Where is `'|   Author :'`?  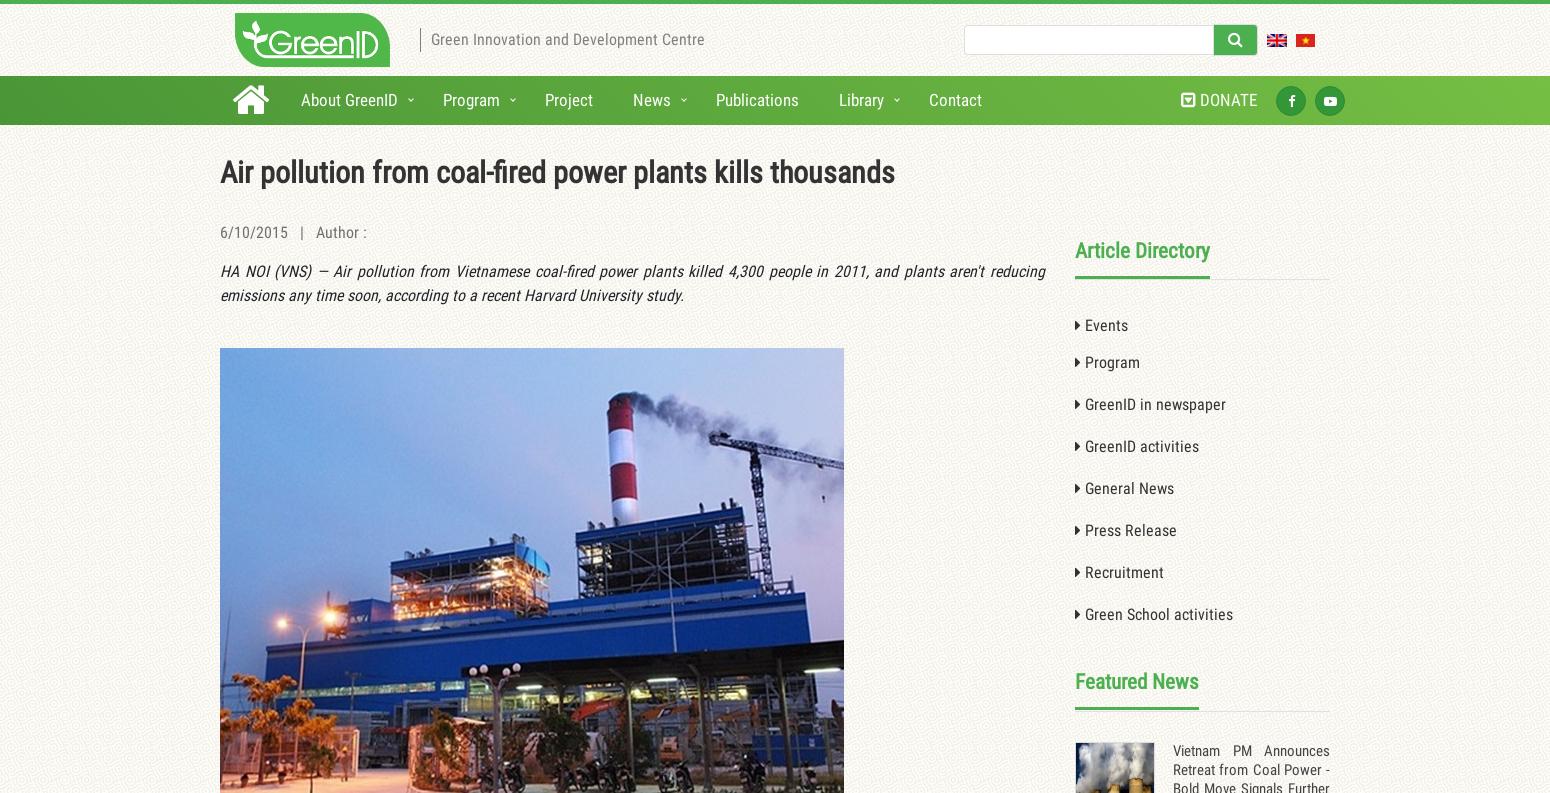 '|   Author :' is located at coordinates (326, 231).